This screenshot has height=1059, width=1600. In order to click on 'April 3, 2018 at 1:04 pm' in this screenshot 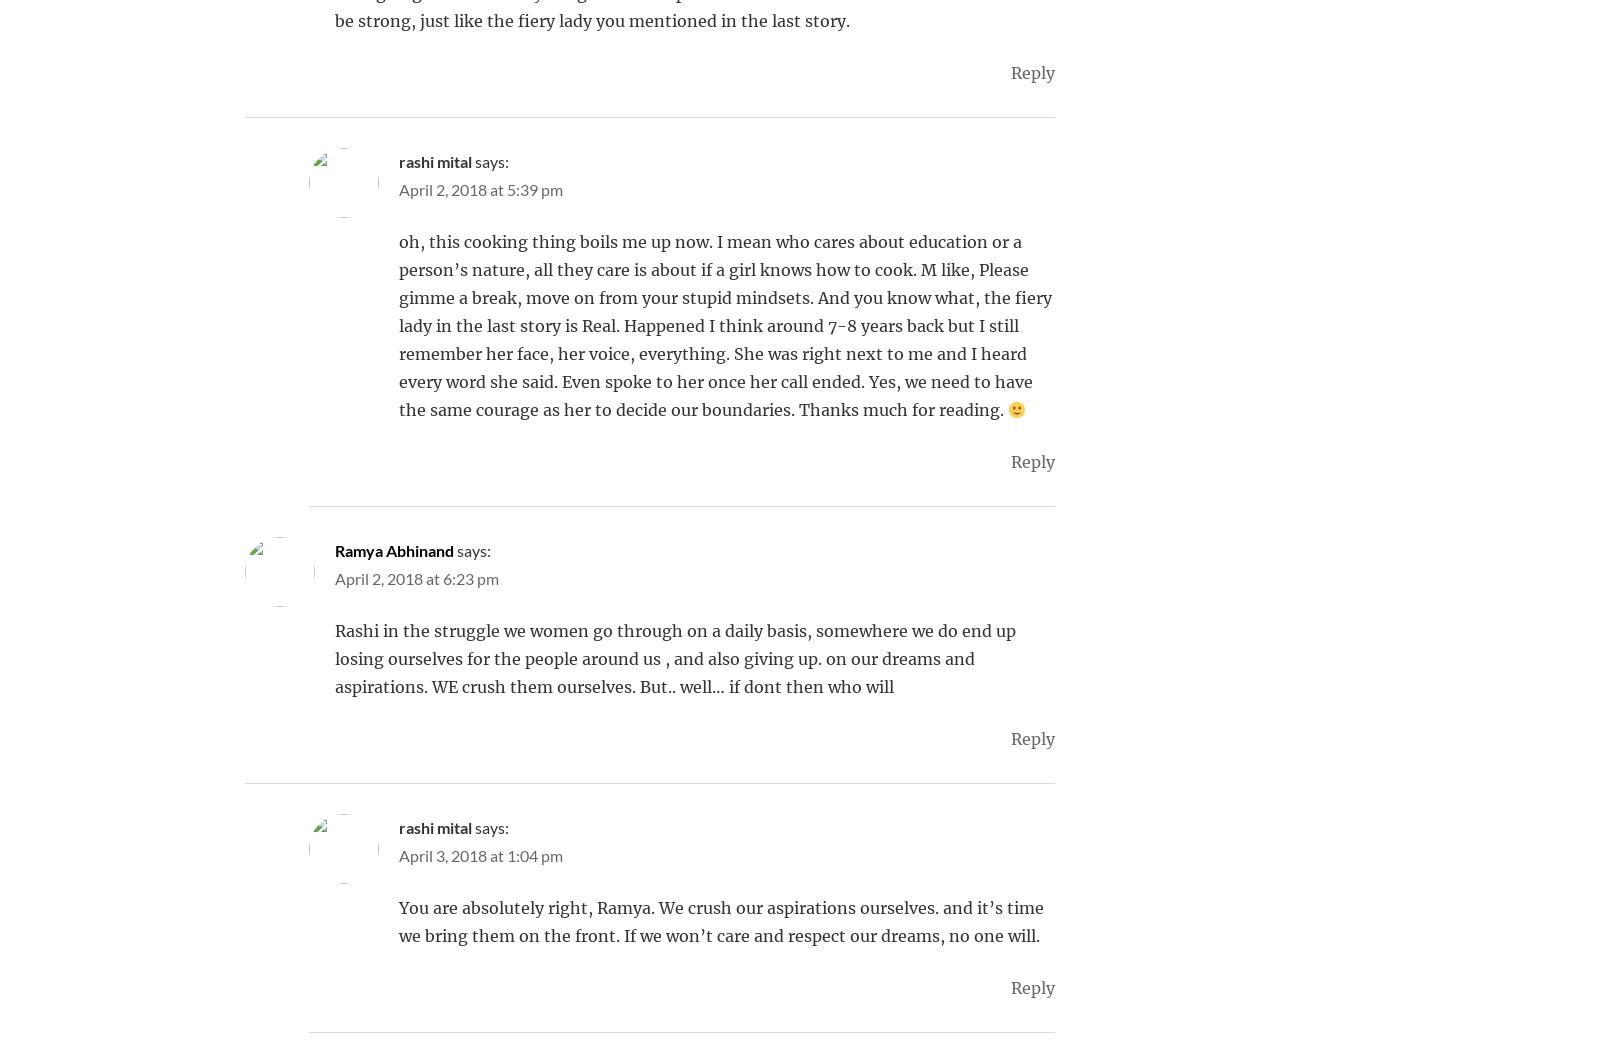, I will do `click(479, 855)`.